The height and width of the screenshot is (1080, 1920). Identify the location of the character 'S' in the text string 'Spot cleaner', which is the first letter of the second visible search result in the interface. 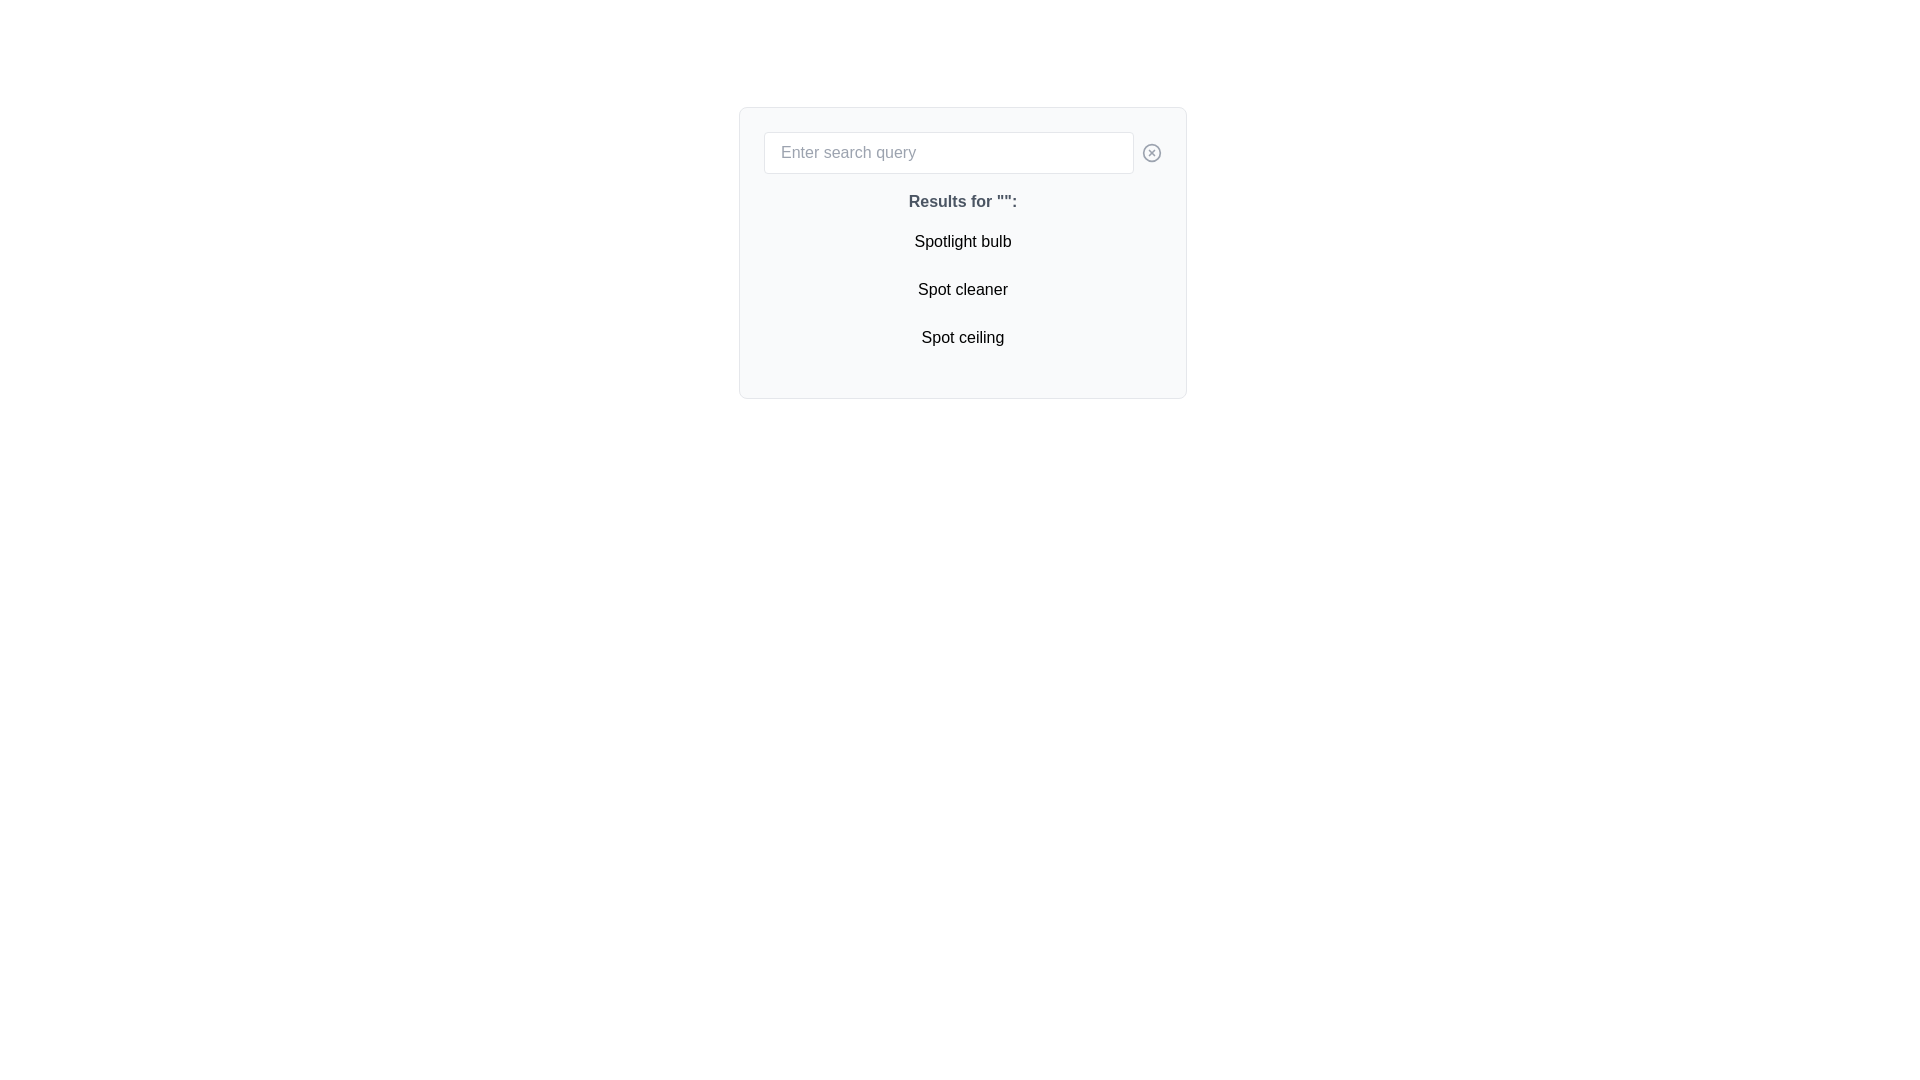
(922, 289).